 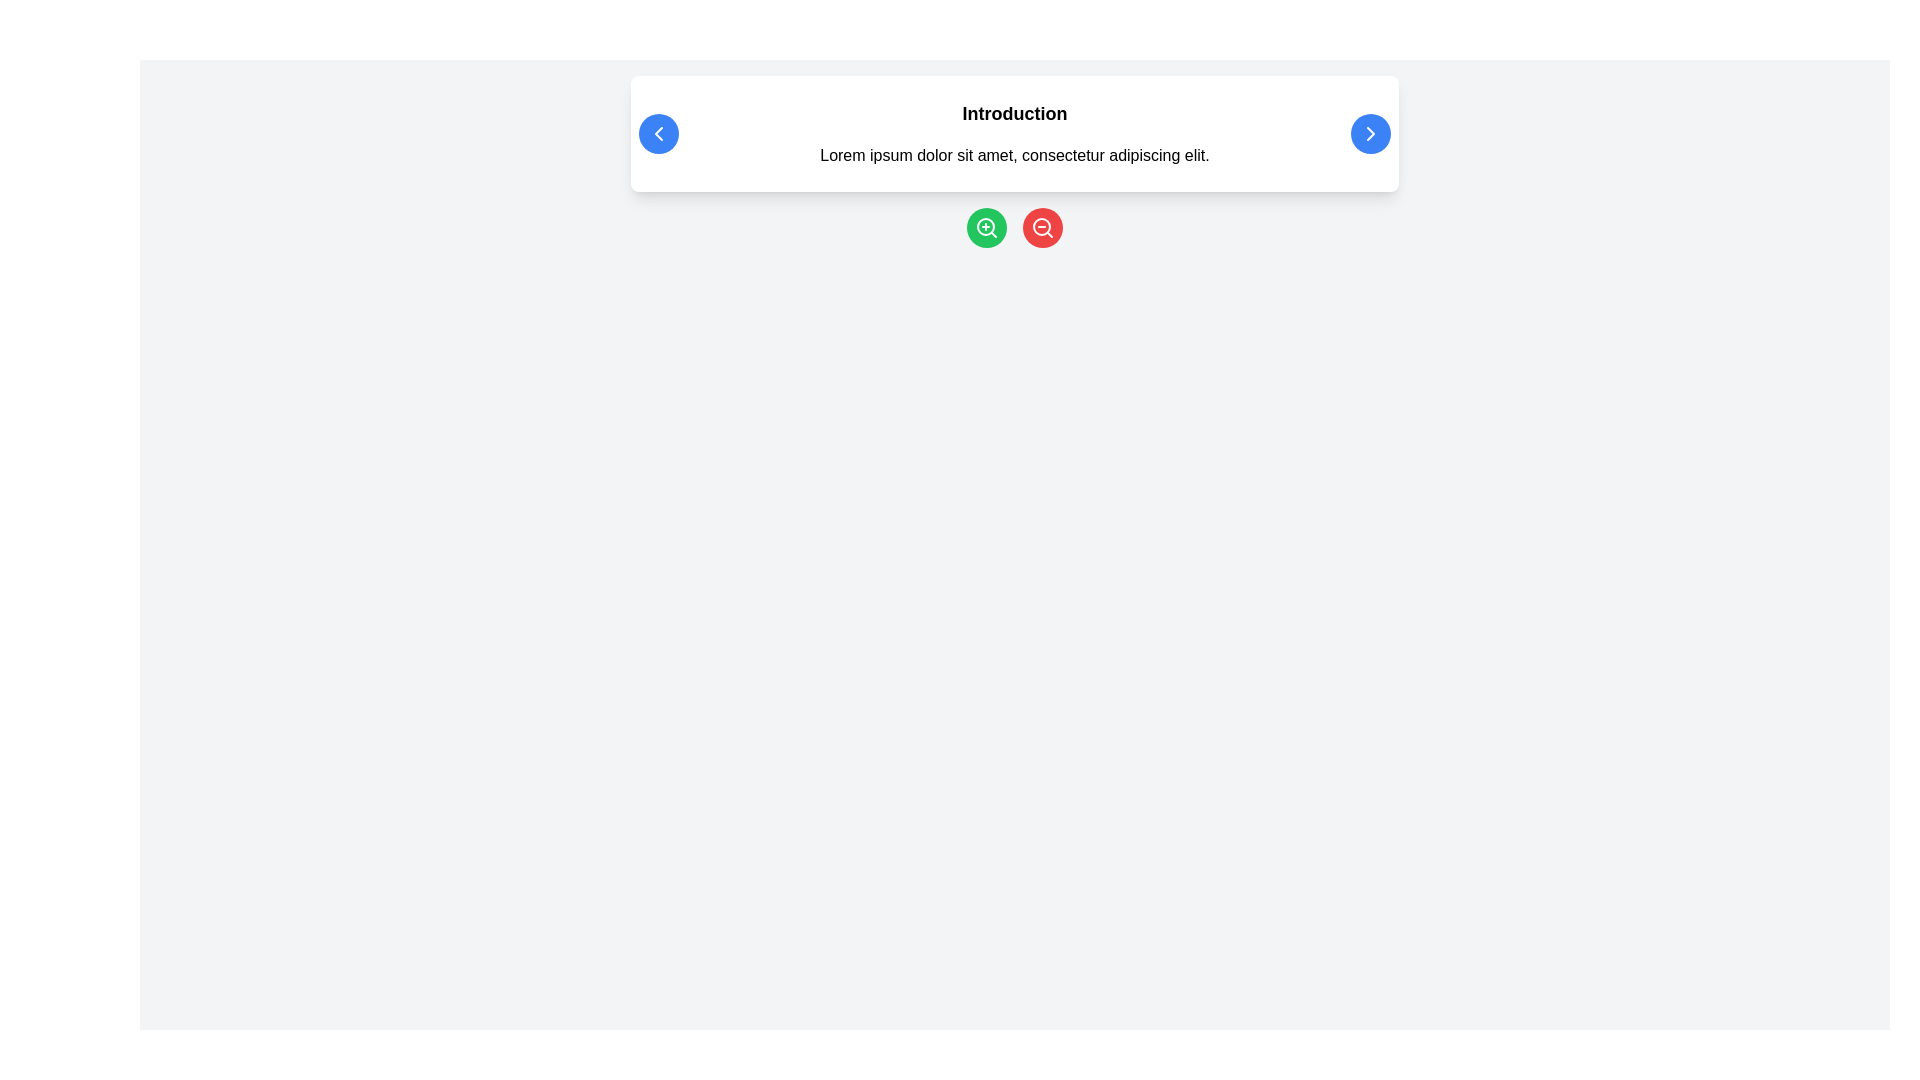 What do you see at coordinates (1370, 134) in the screenshot?
I see `the navigation button located at the right edge of the content block` at bounding box center [1370, 134].